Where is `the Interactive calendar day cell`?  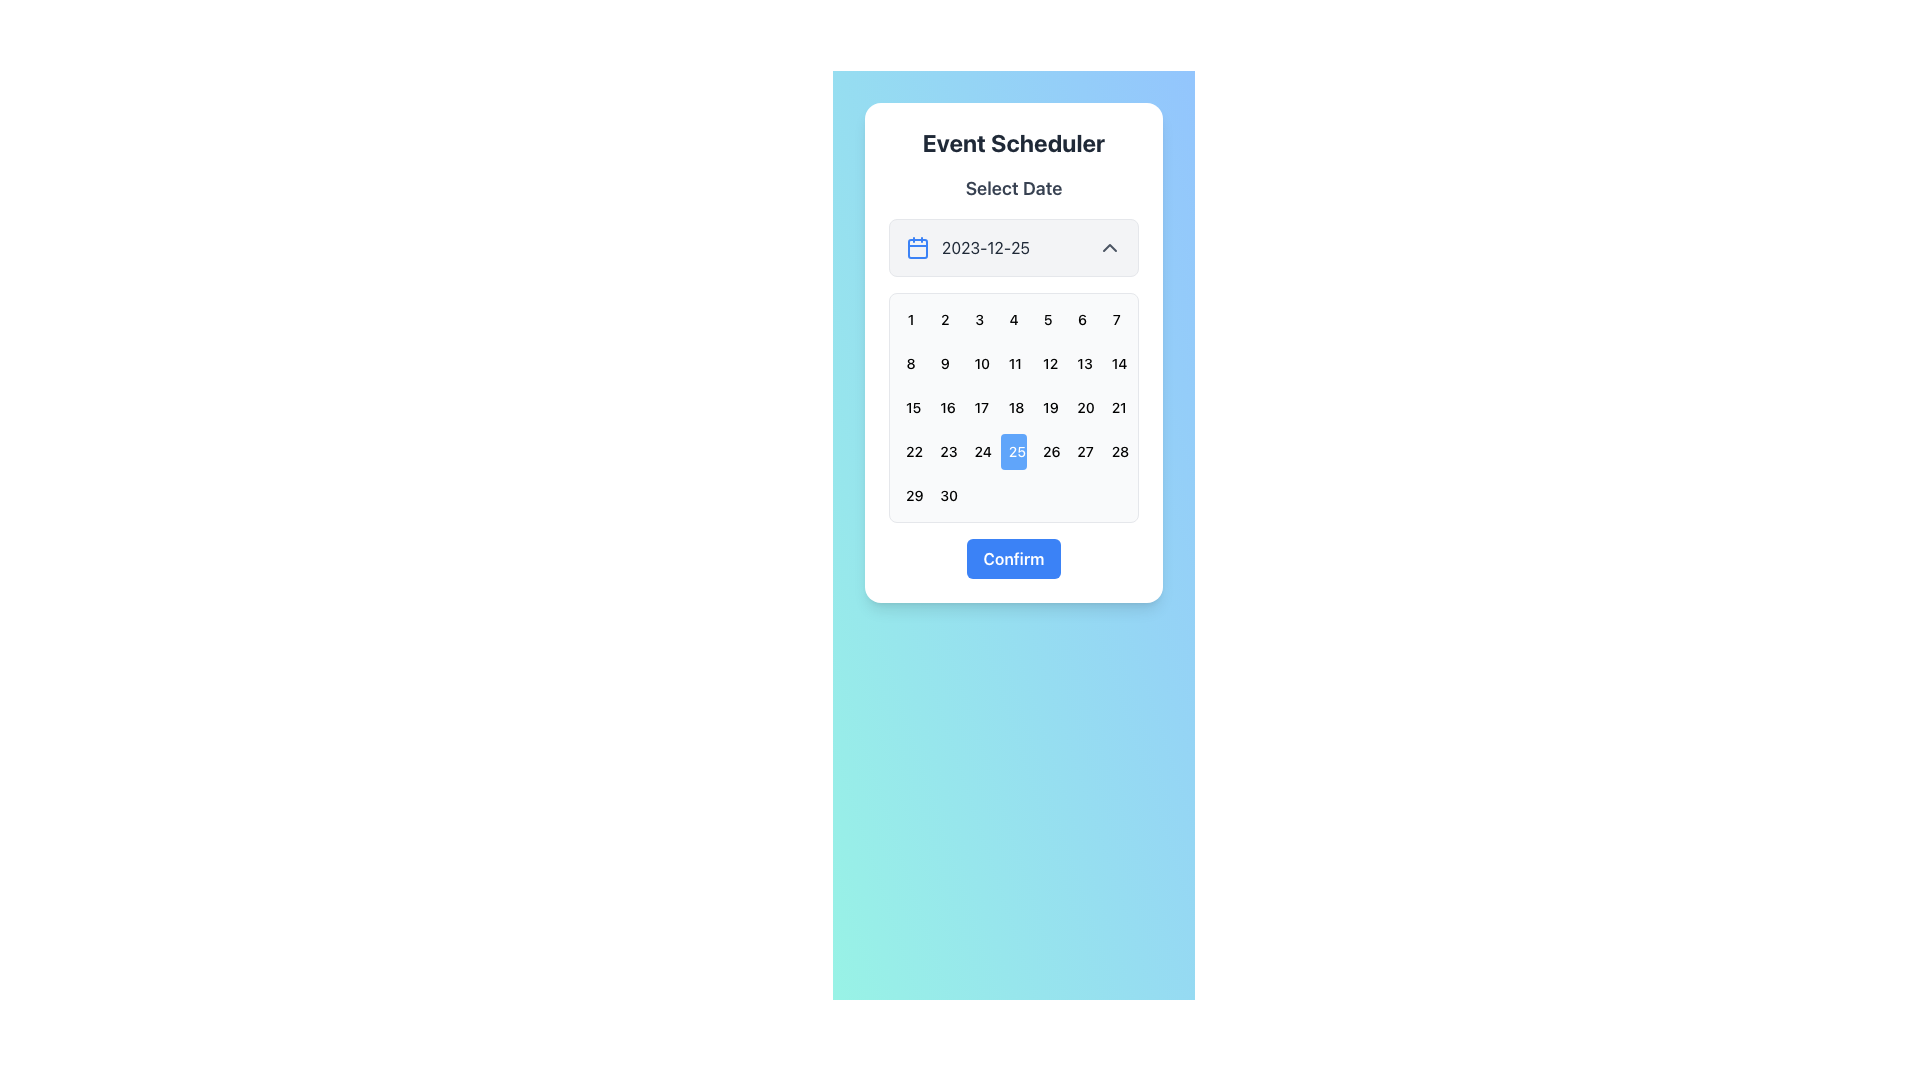 the Interactive calendar day cell is located at coordinates (1047, 363).